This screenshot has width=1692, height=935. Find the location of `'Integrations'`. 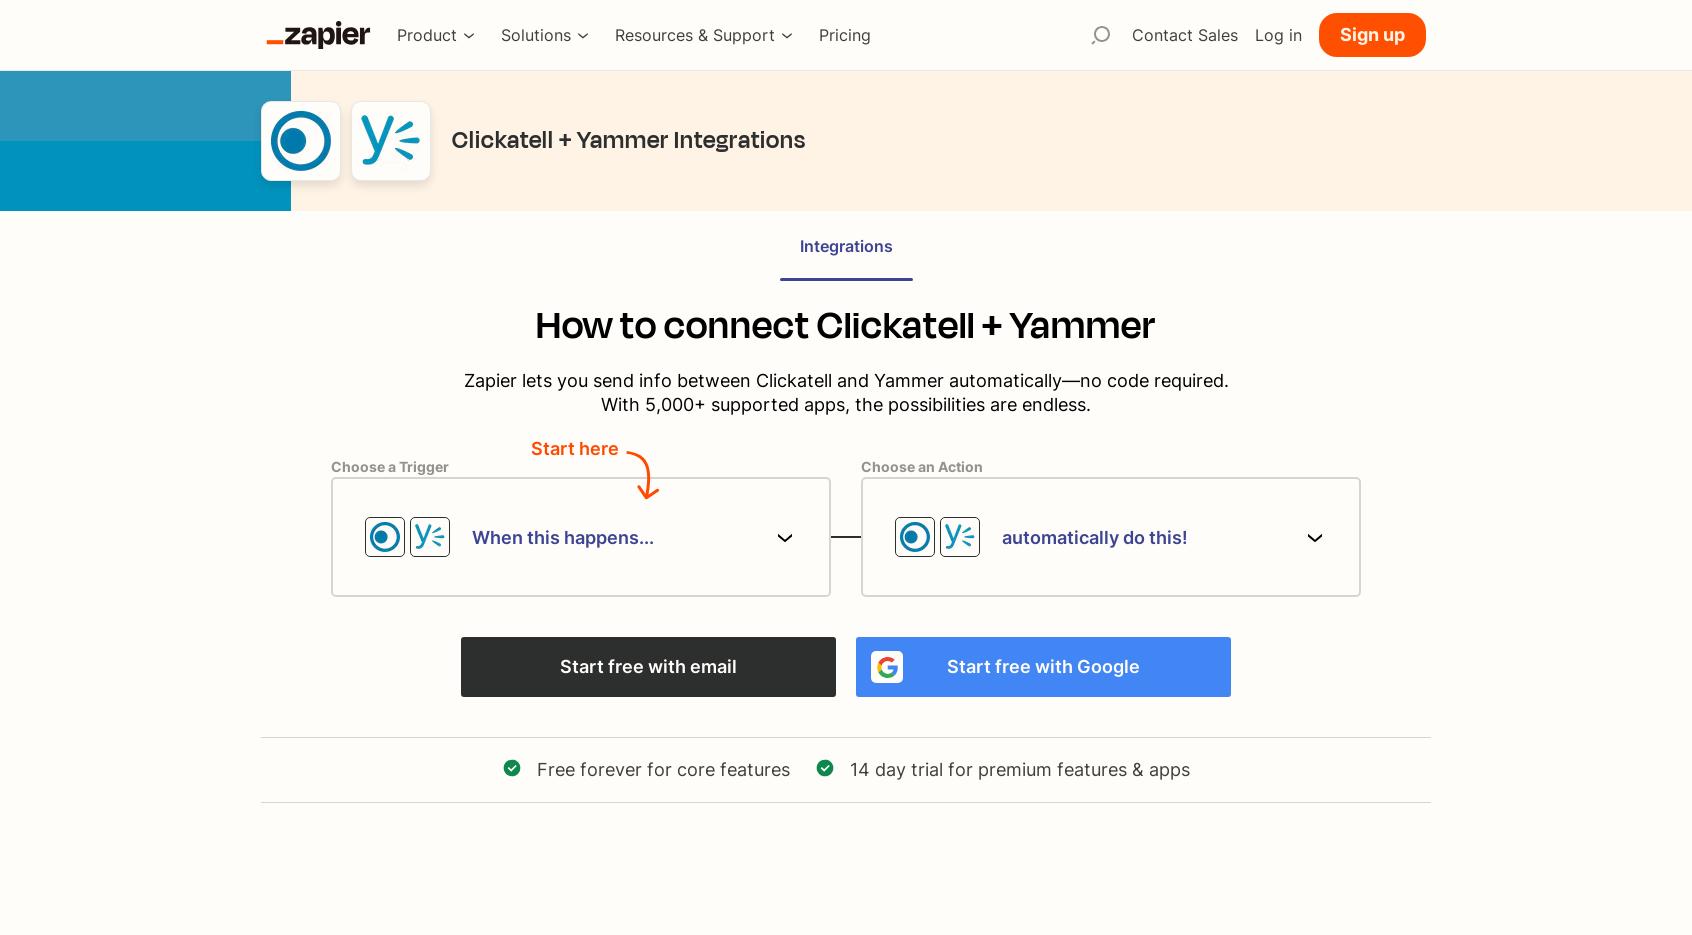

'Integrations' is located at coordinates (845, 244).